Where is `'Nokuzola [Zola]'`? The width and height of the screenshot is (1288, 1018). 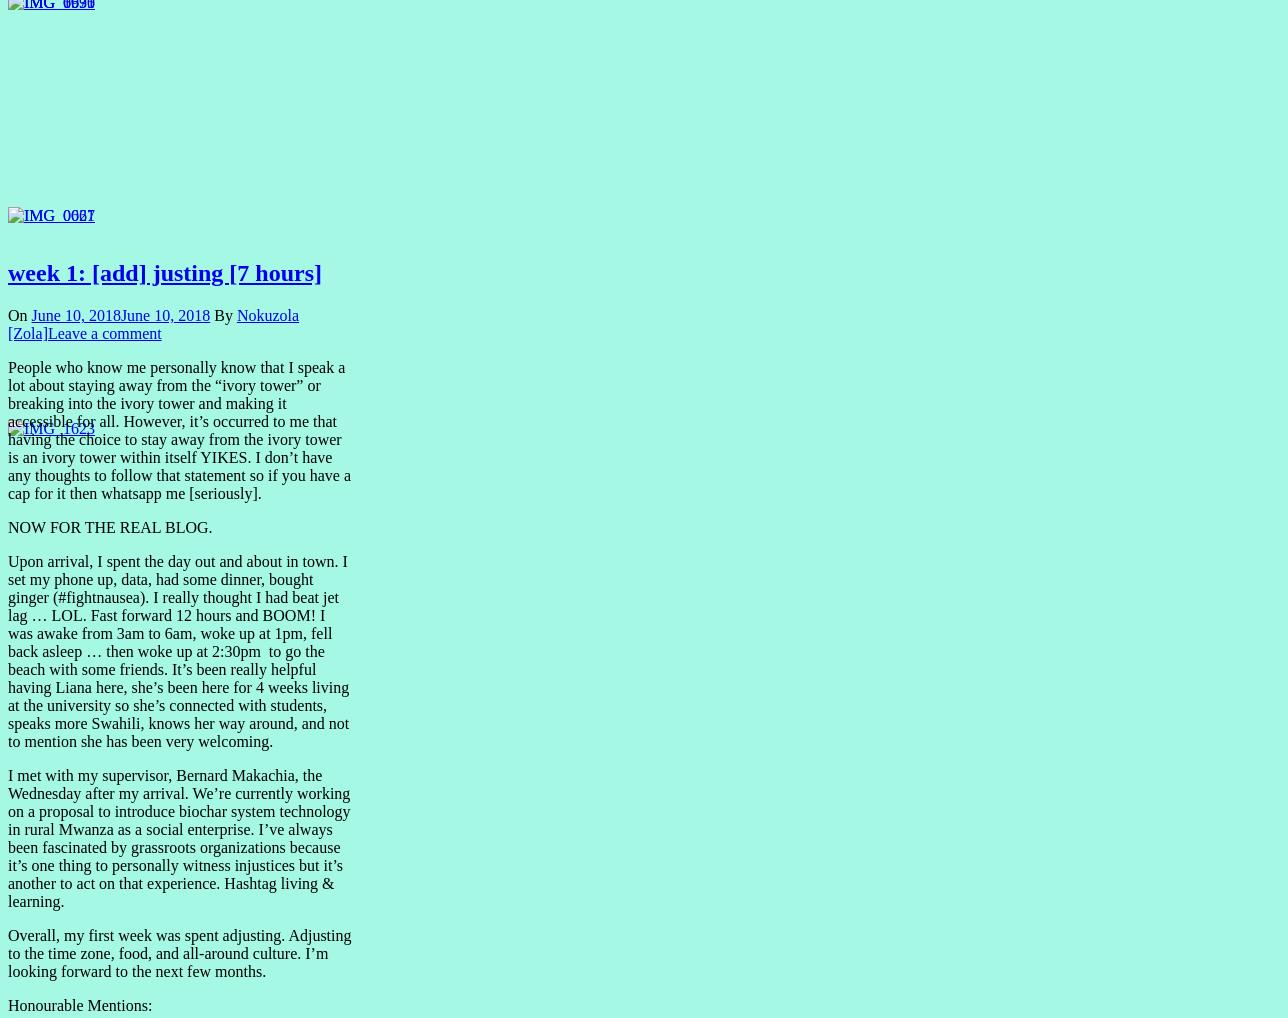 'Nokuzola [Zola]' is located at coordinates (7, 323).